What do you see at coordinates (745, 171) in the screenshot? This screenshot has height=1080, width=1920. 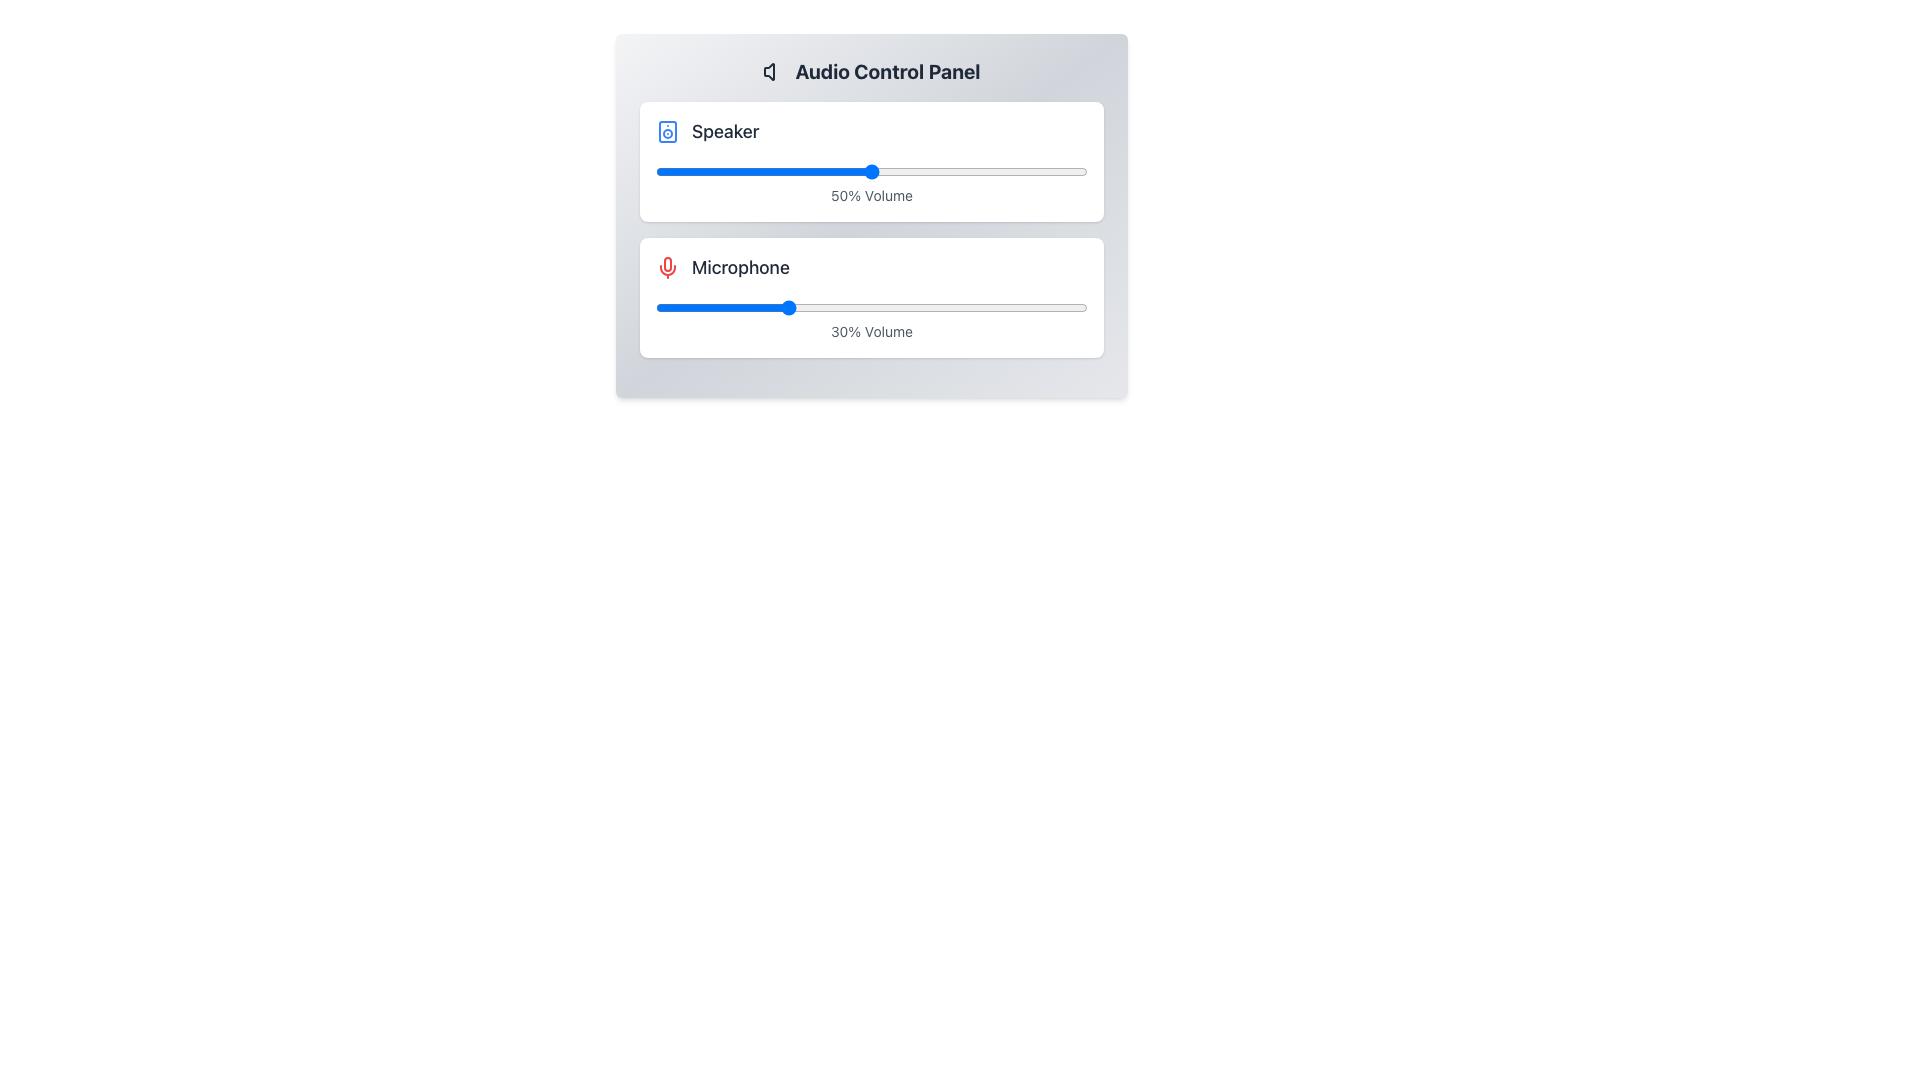 I see `the slider value` at bounding box center [745, 171].